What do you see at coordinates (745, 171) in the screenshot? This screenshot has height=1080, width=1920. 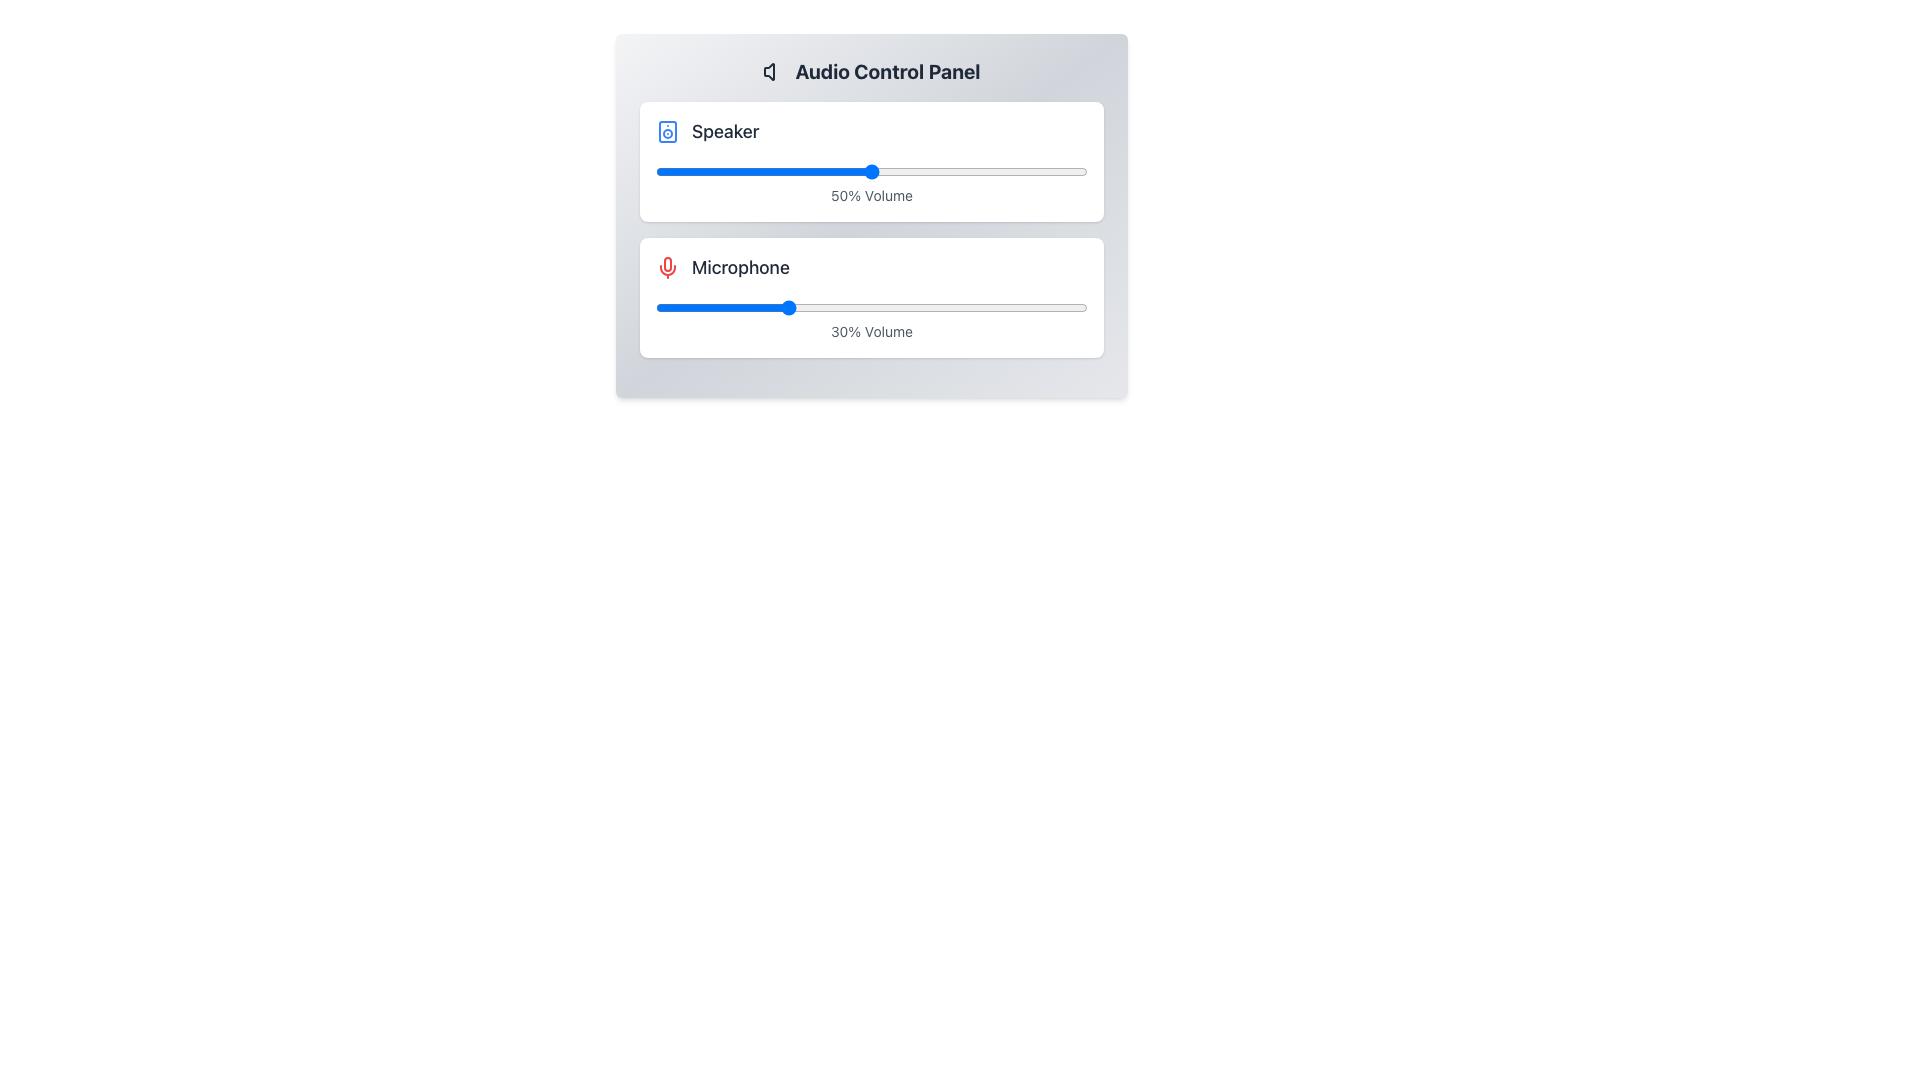 I see `the slider value` at bounding box center [745, 171].